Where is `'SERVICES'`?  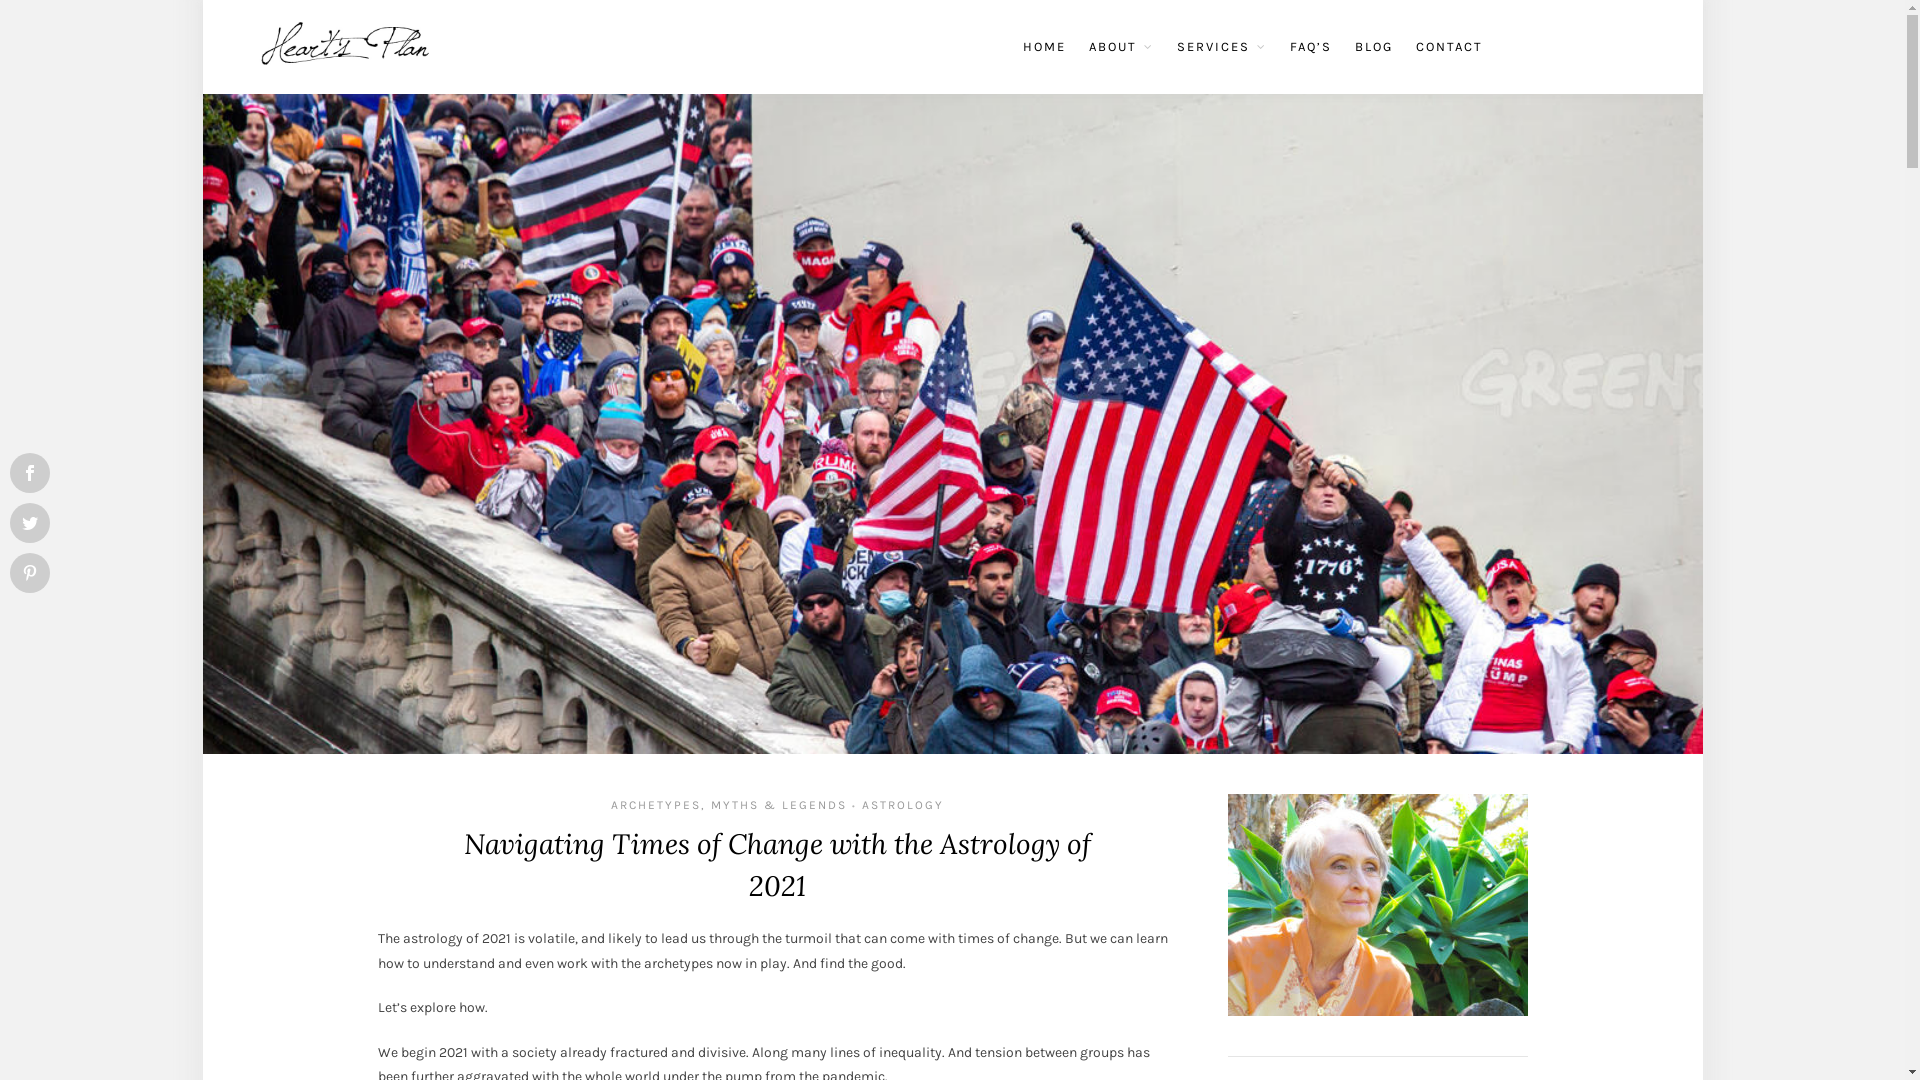 'SERVICES' is located at coordinates (1219, 45).